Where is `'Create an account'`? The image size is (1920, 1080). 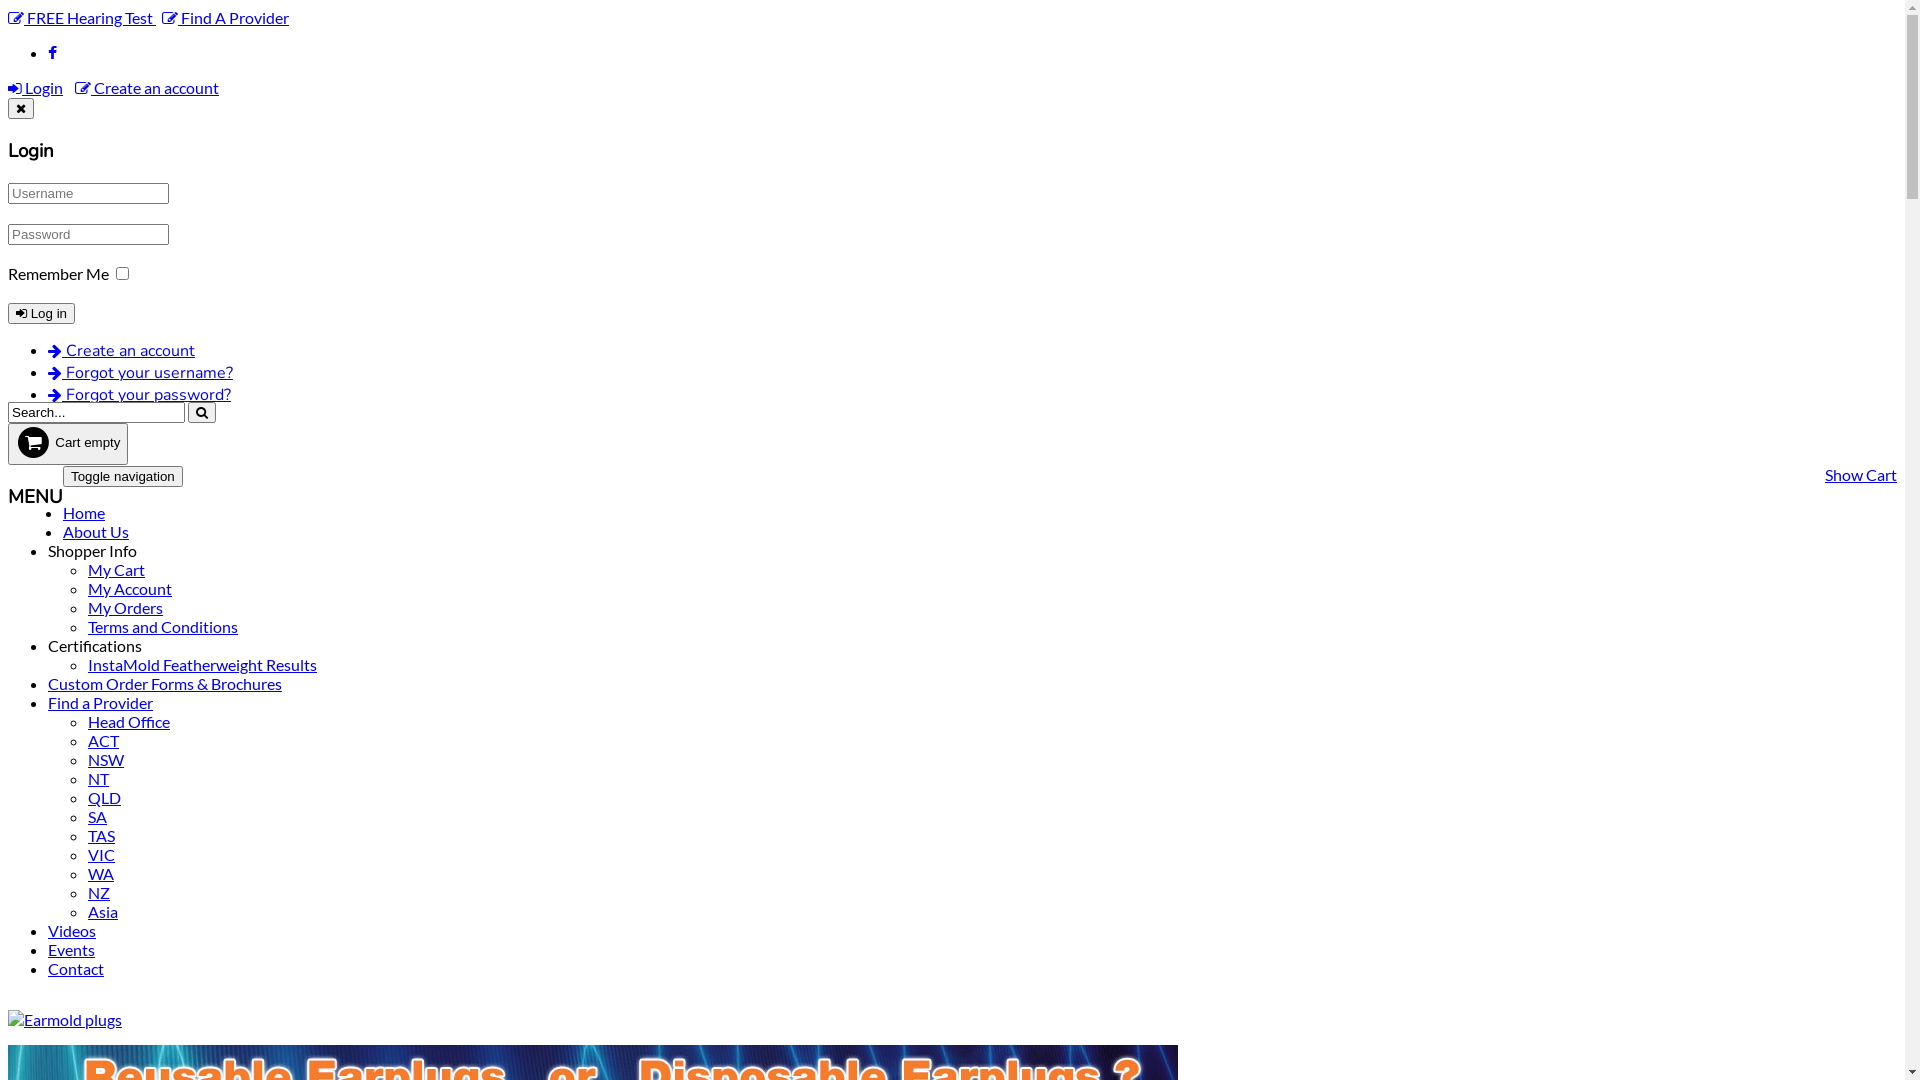 'Create an account' is located at coordinates (146, 86).